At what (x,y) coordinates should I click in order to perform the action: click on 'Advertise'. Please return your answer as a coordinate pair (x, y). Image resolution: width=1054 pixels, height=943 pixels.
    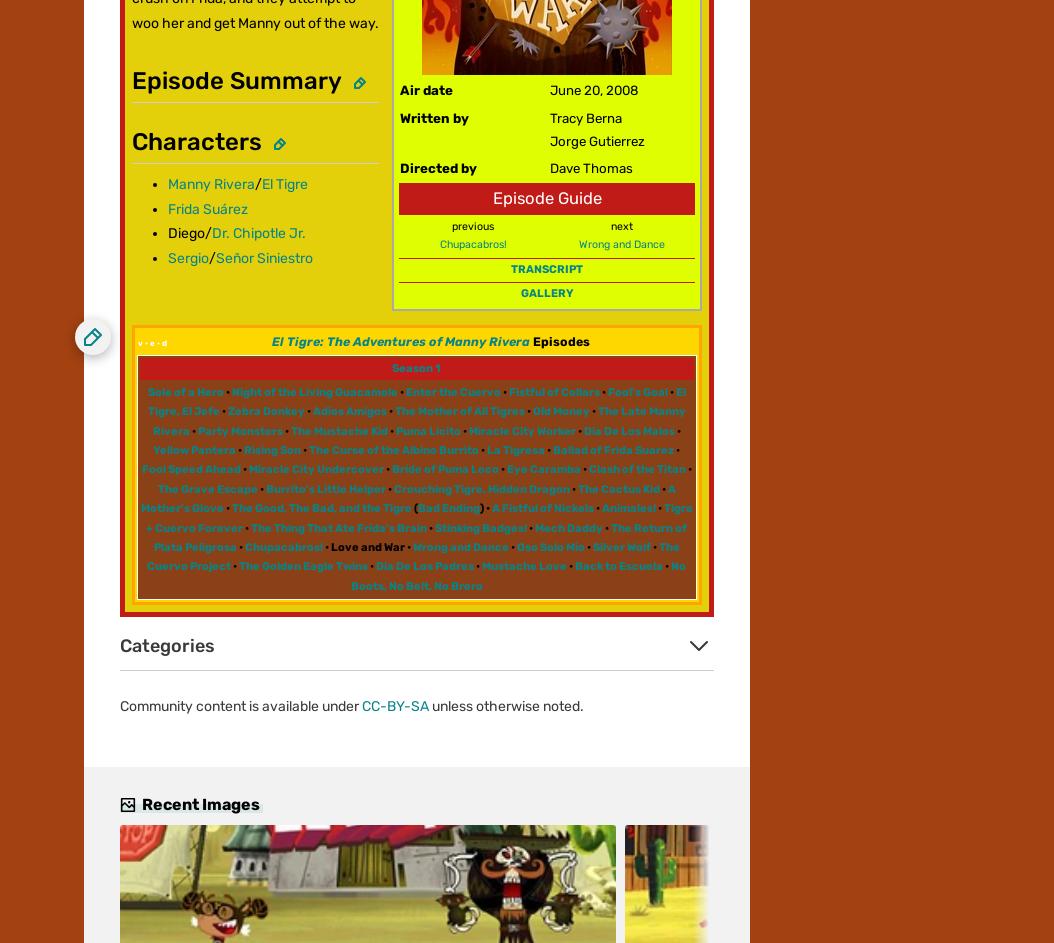
    Looking at the image, I should click on (118, 172).